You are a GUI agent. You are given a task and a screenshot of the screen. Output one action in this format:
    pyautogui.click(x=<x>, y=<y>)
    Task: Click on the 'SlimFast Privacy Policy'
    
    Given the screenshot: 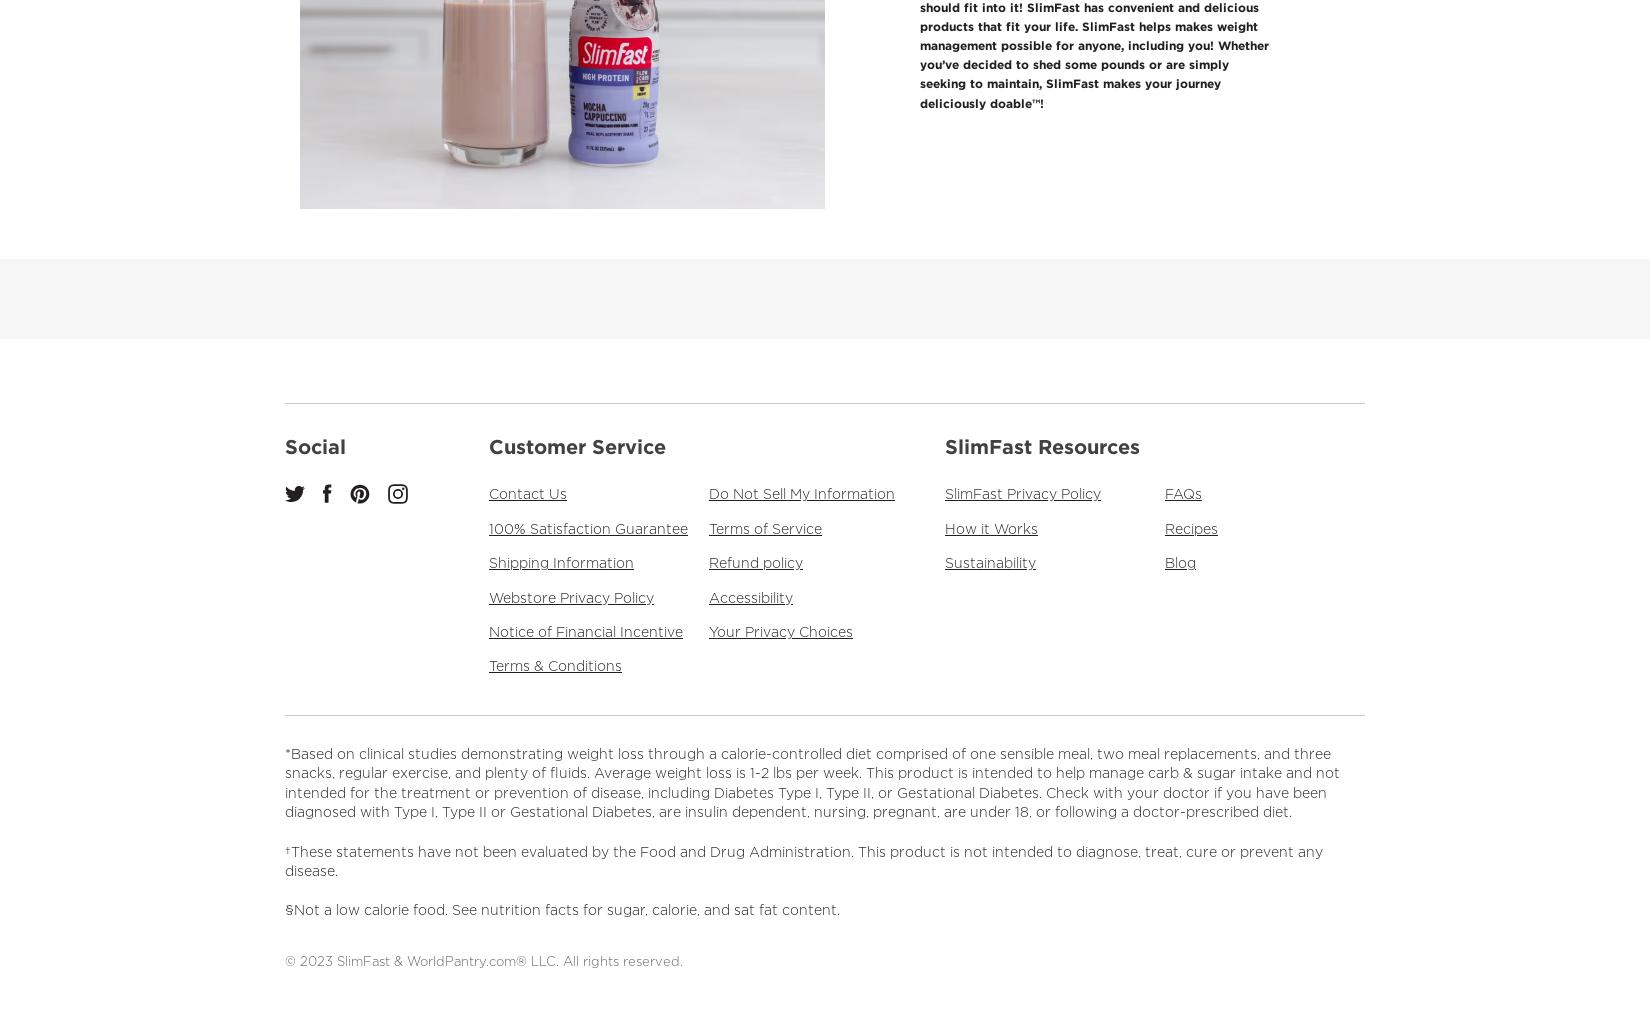 What is the action you would take?
    pyautogui.click(x=1023, y=493)
    